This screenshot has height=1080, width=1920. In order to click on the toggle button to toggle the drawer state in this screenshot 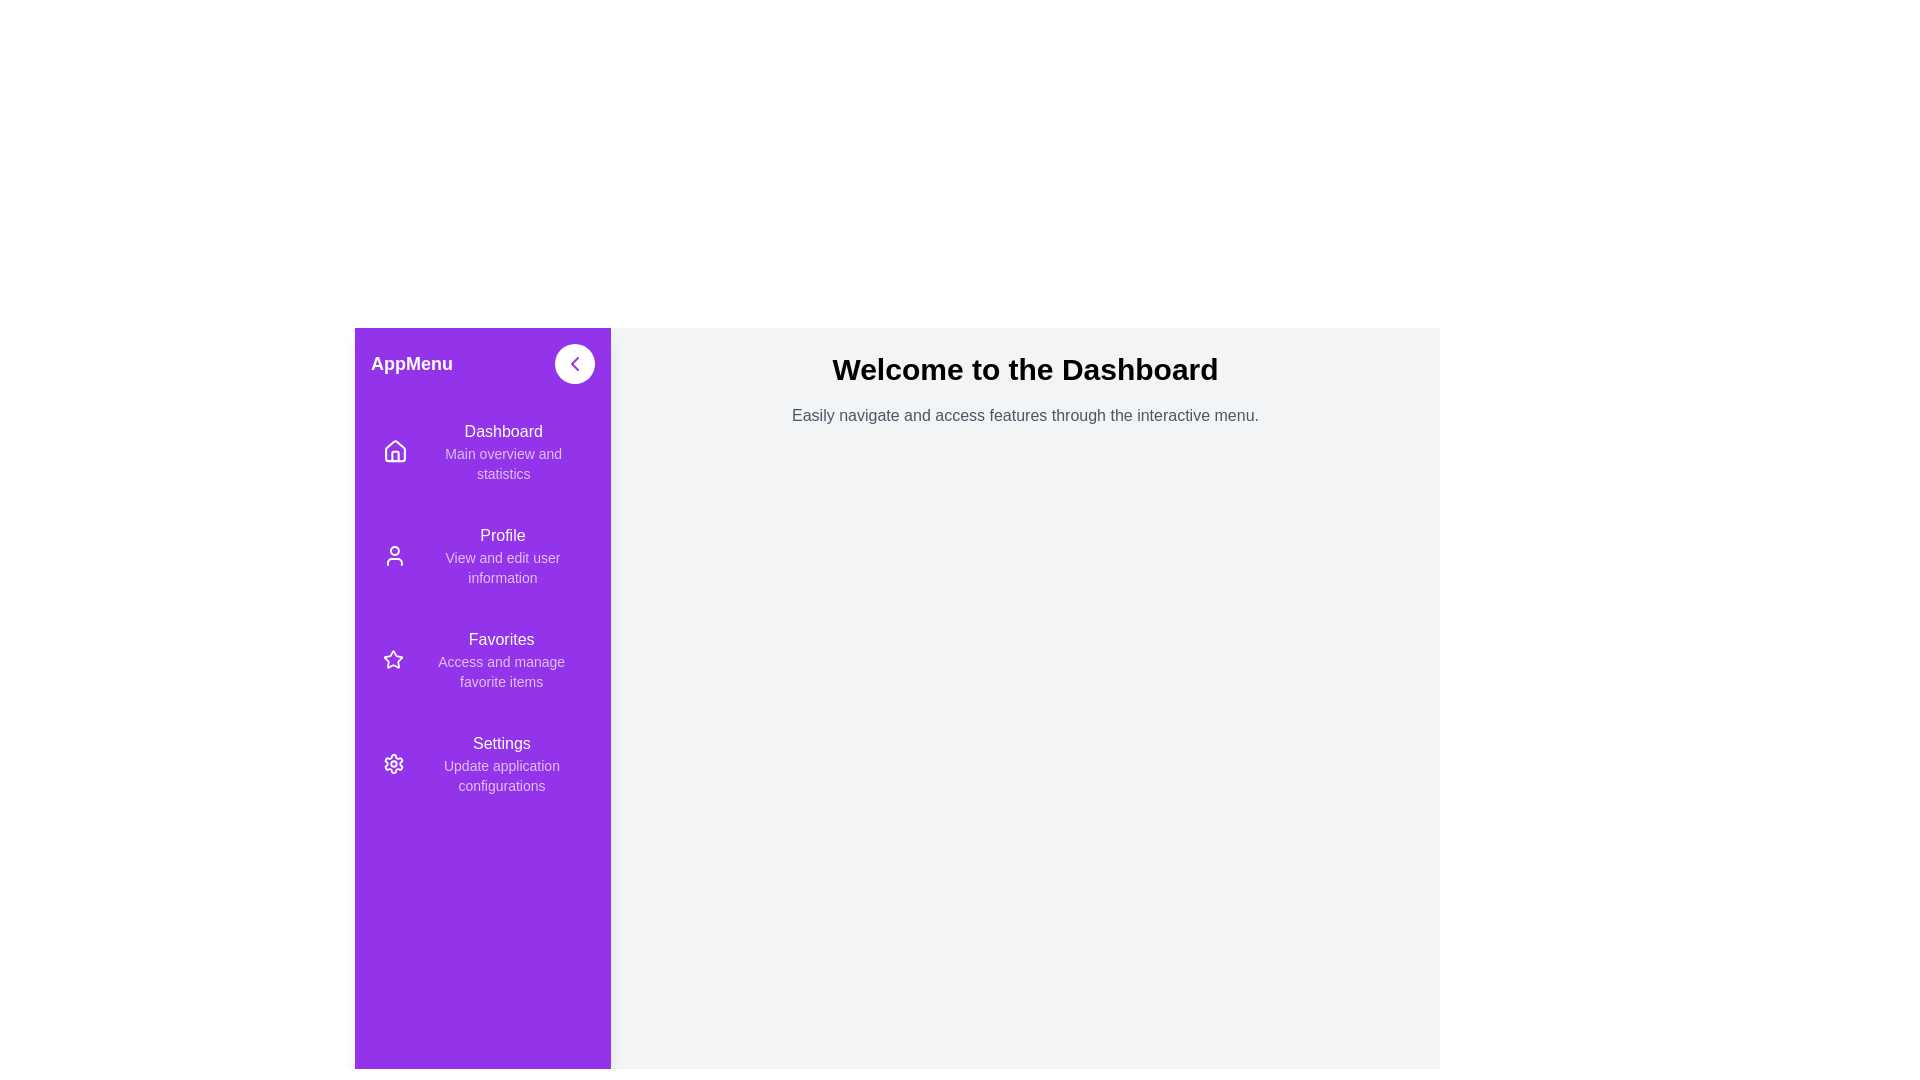, I will do `click(574, 363)`.